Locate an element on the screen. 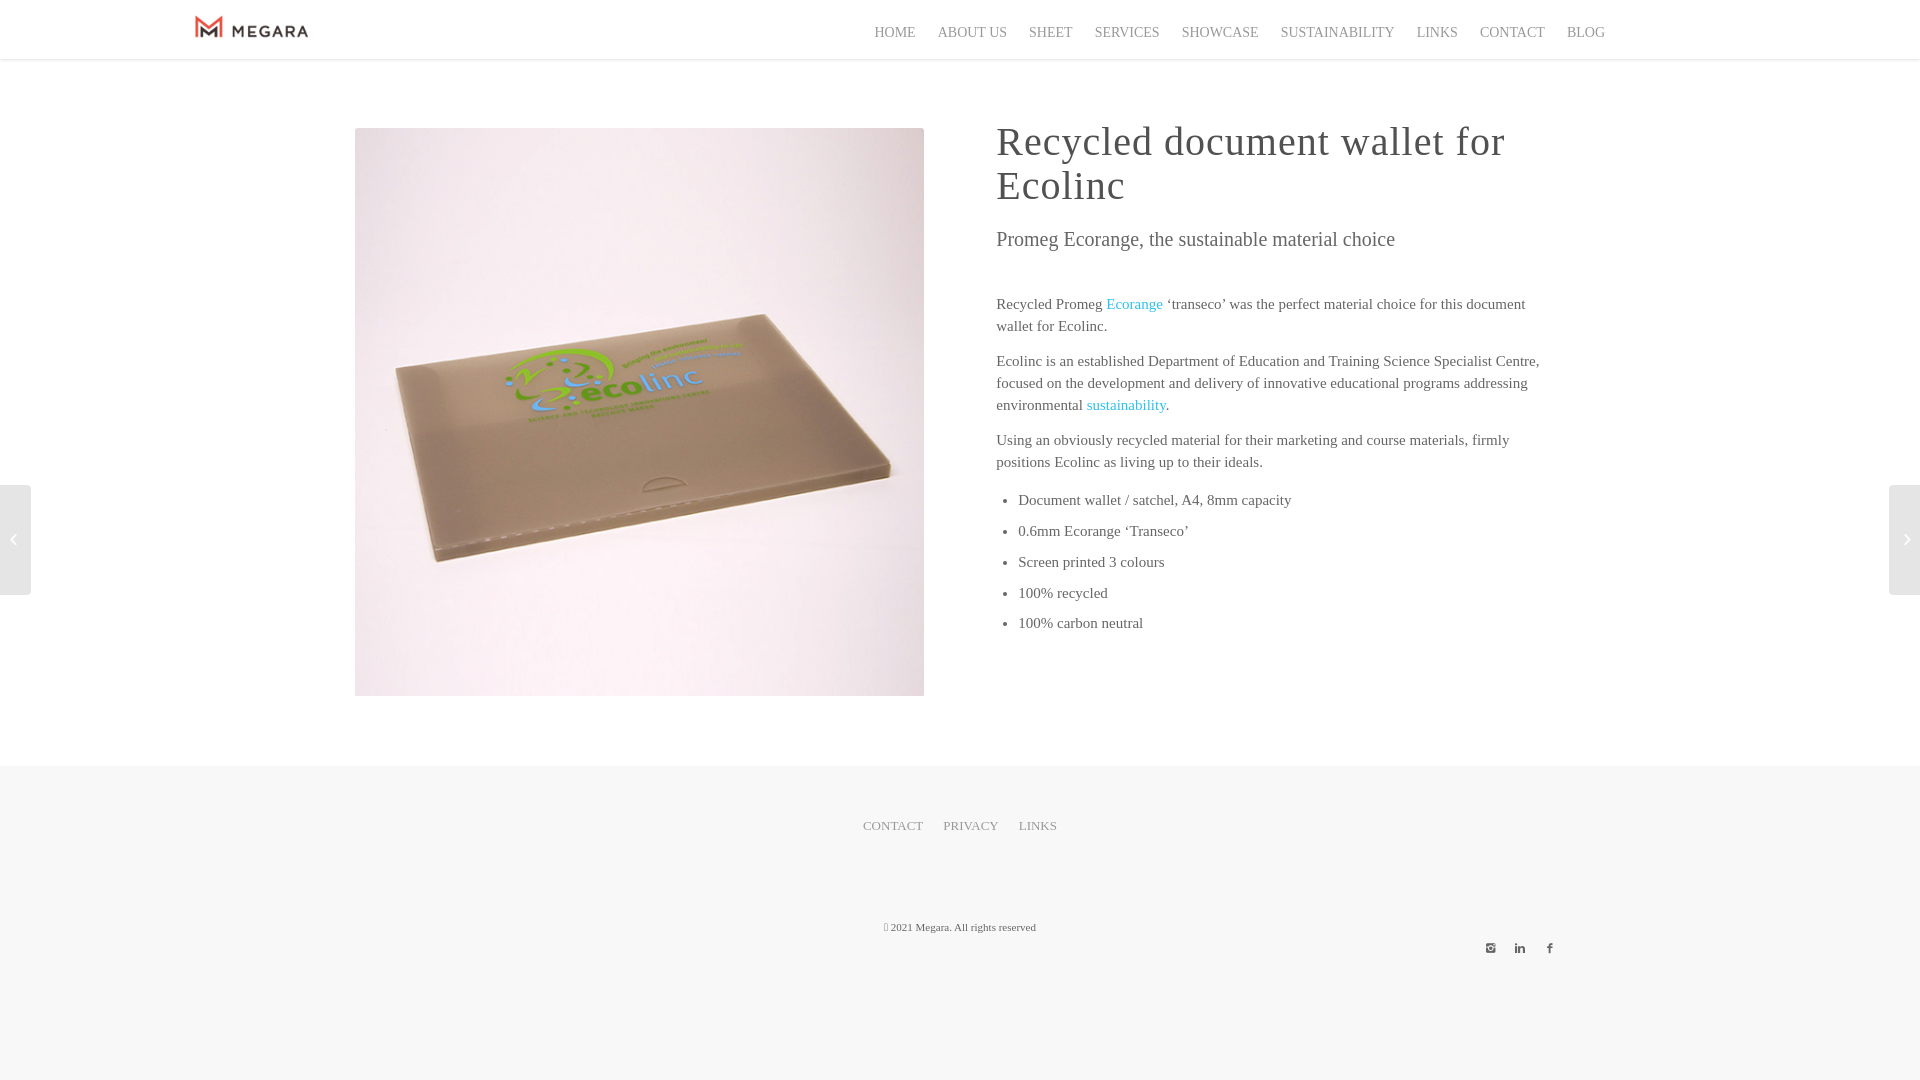  'ABOUT US' is located at coordinates (925, 29).